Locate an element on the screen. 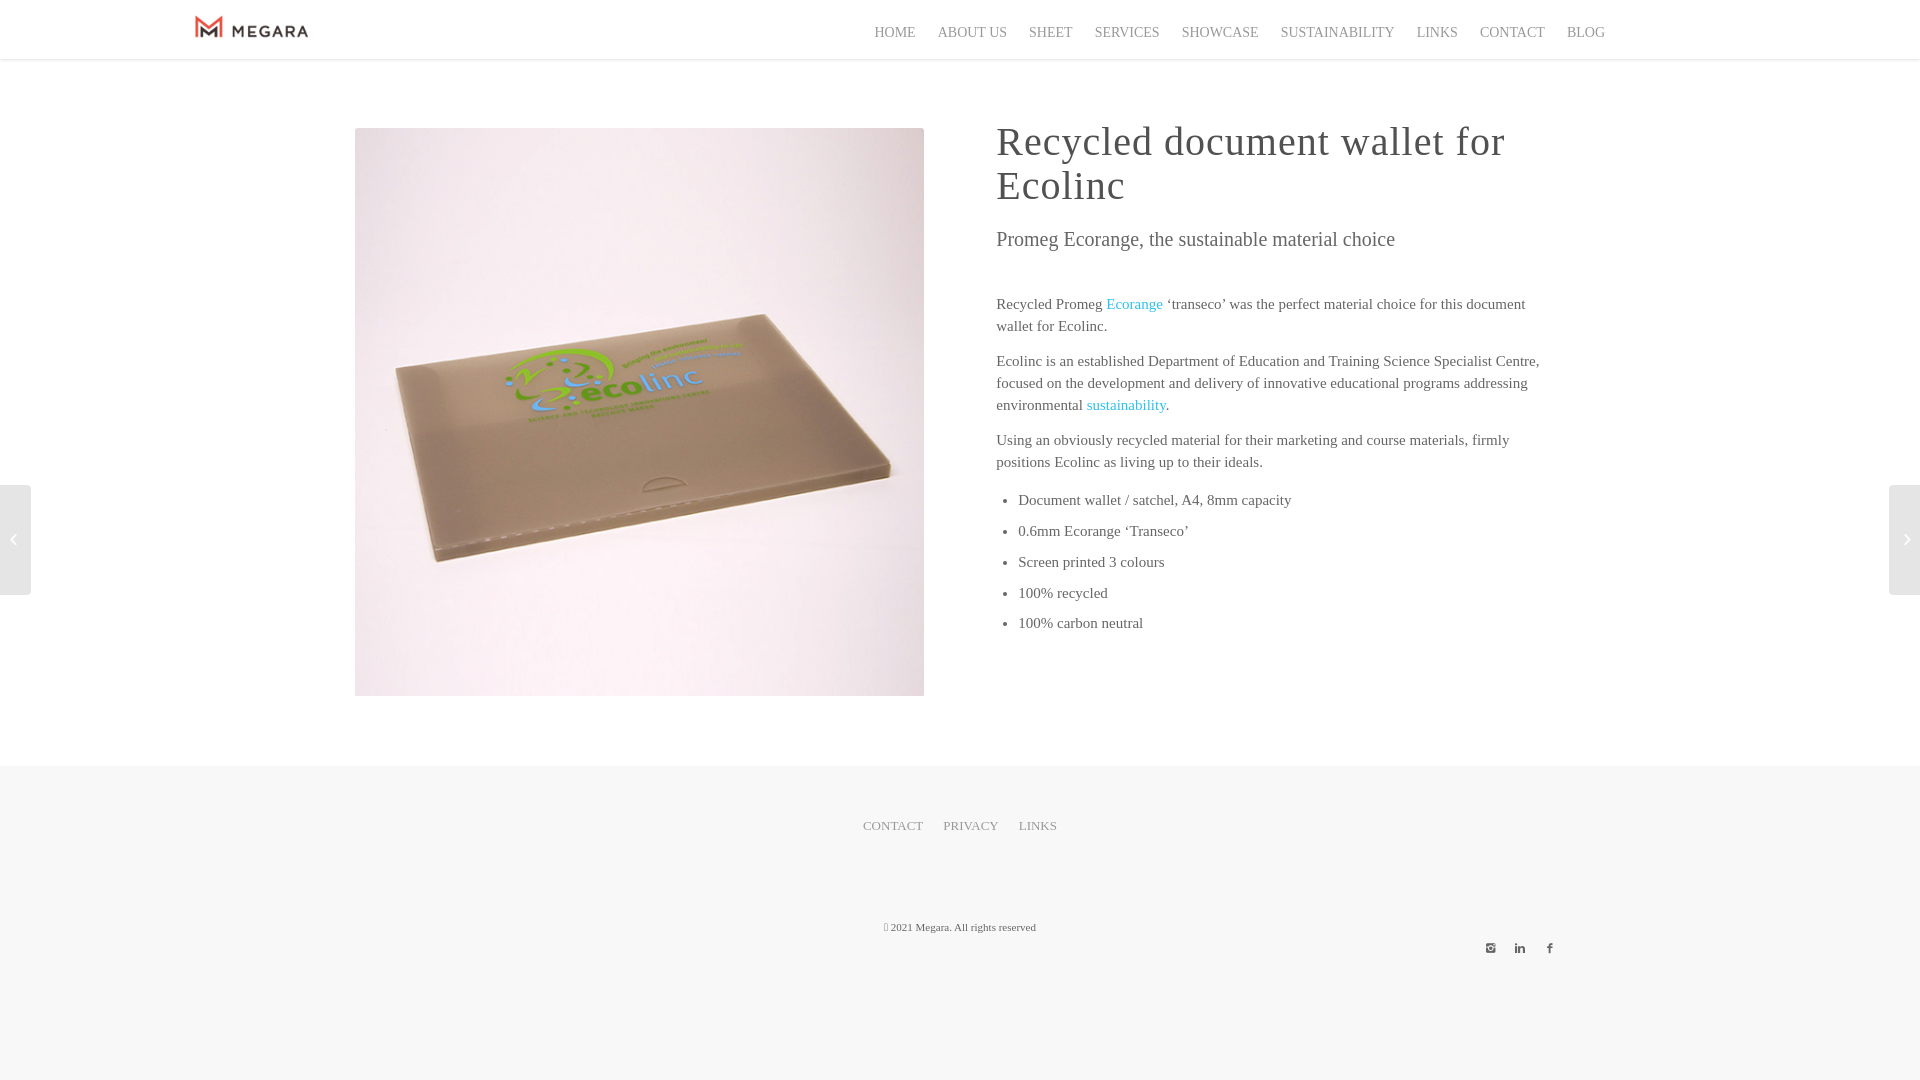  'ABOUT US' is located at coordinates (925, 29).